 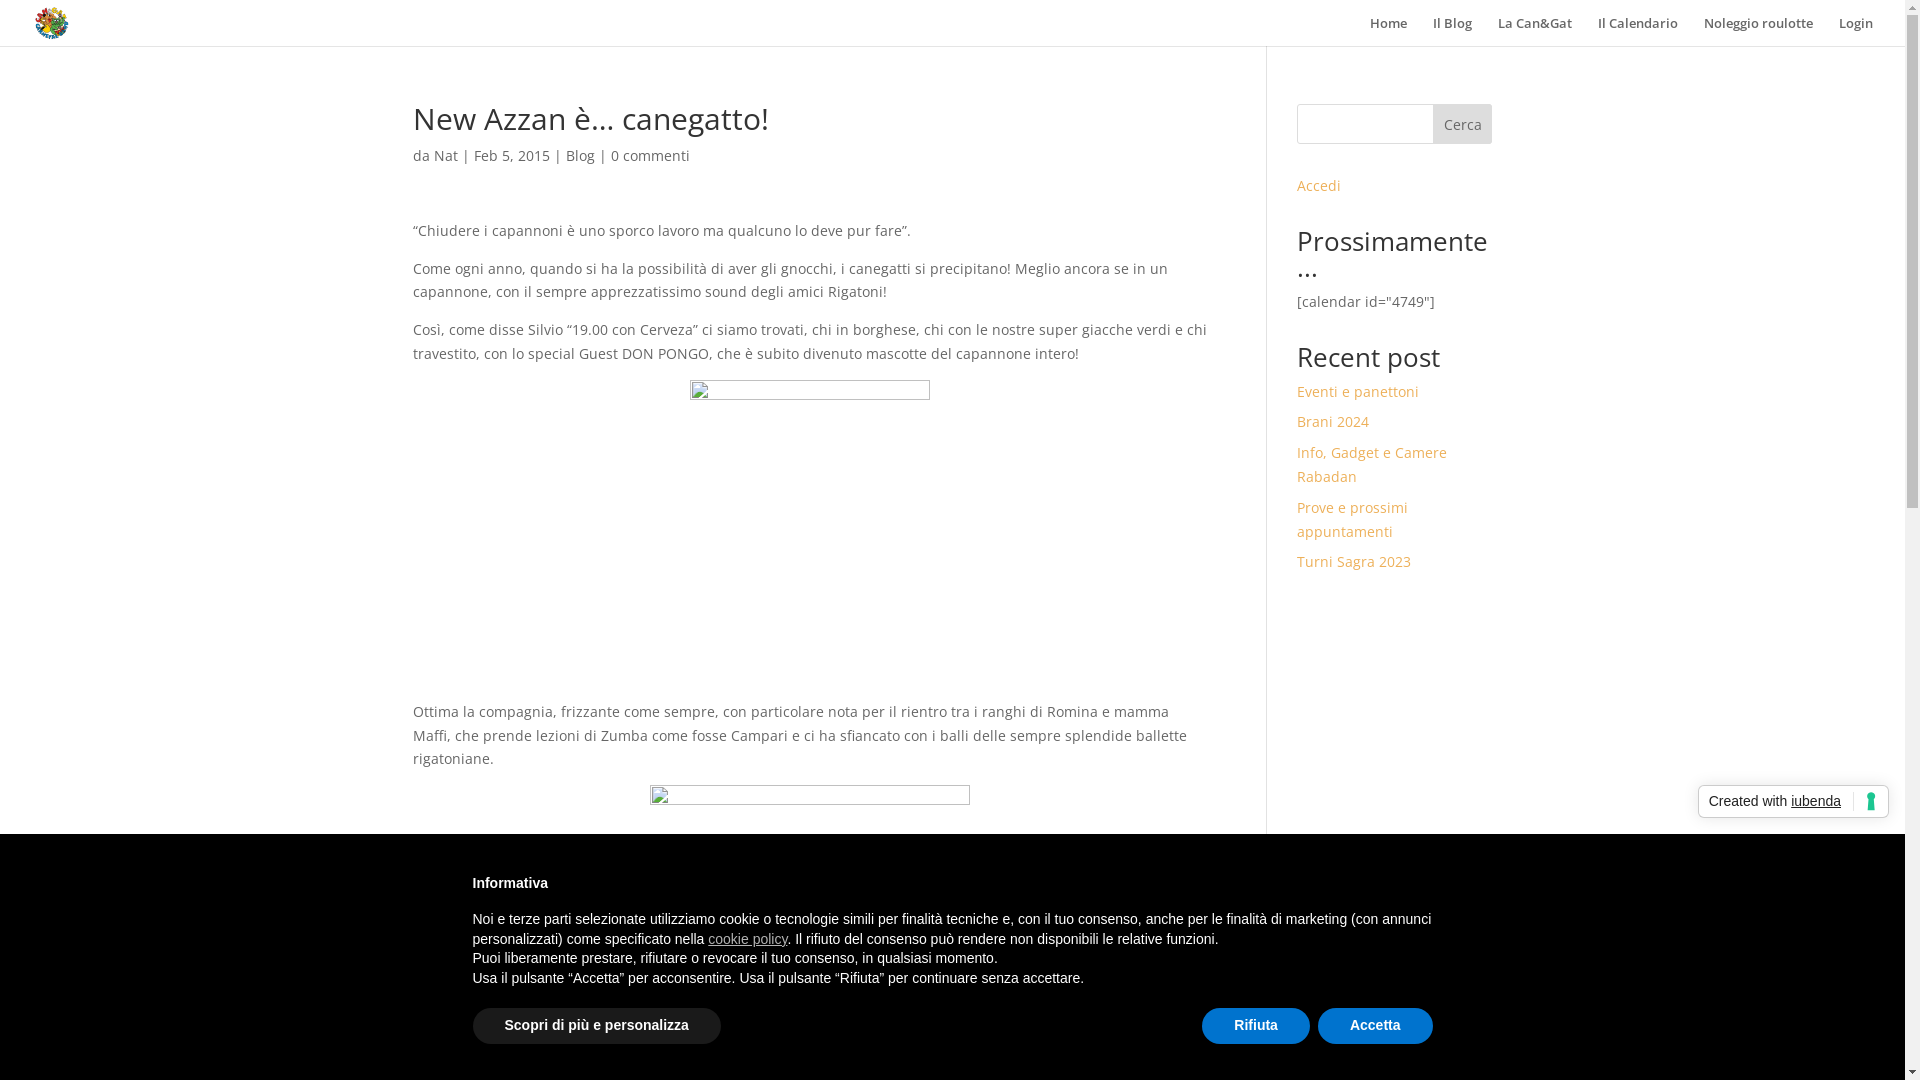 I want to click on 'Accetta', so click(x=1374, y=1026).